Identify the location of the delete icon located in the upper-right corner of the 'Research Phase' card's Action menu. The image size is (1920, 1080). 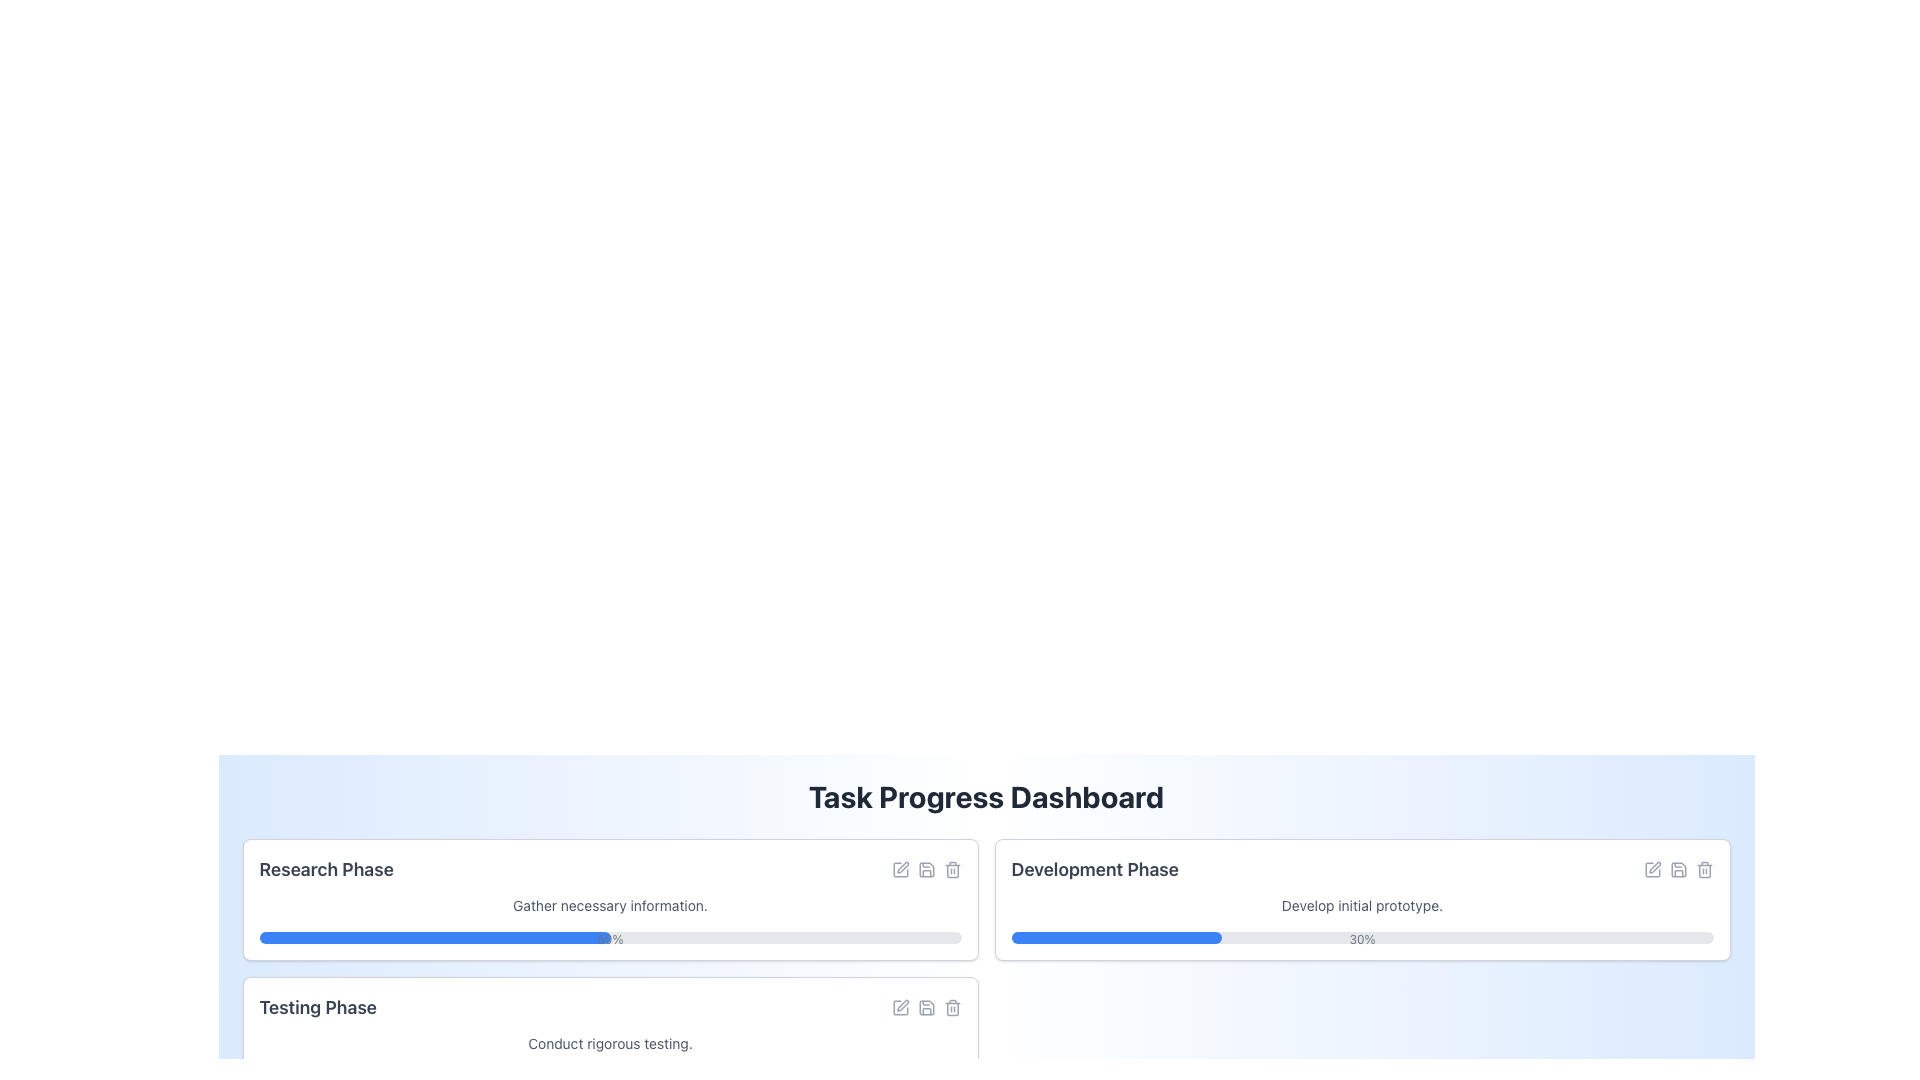
(925, 869).